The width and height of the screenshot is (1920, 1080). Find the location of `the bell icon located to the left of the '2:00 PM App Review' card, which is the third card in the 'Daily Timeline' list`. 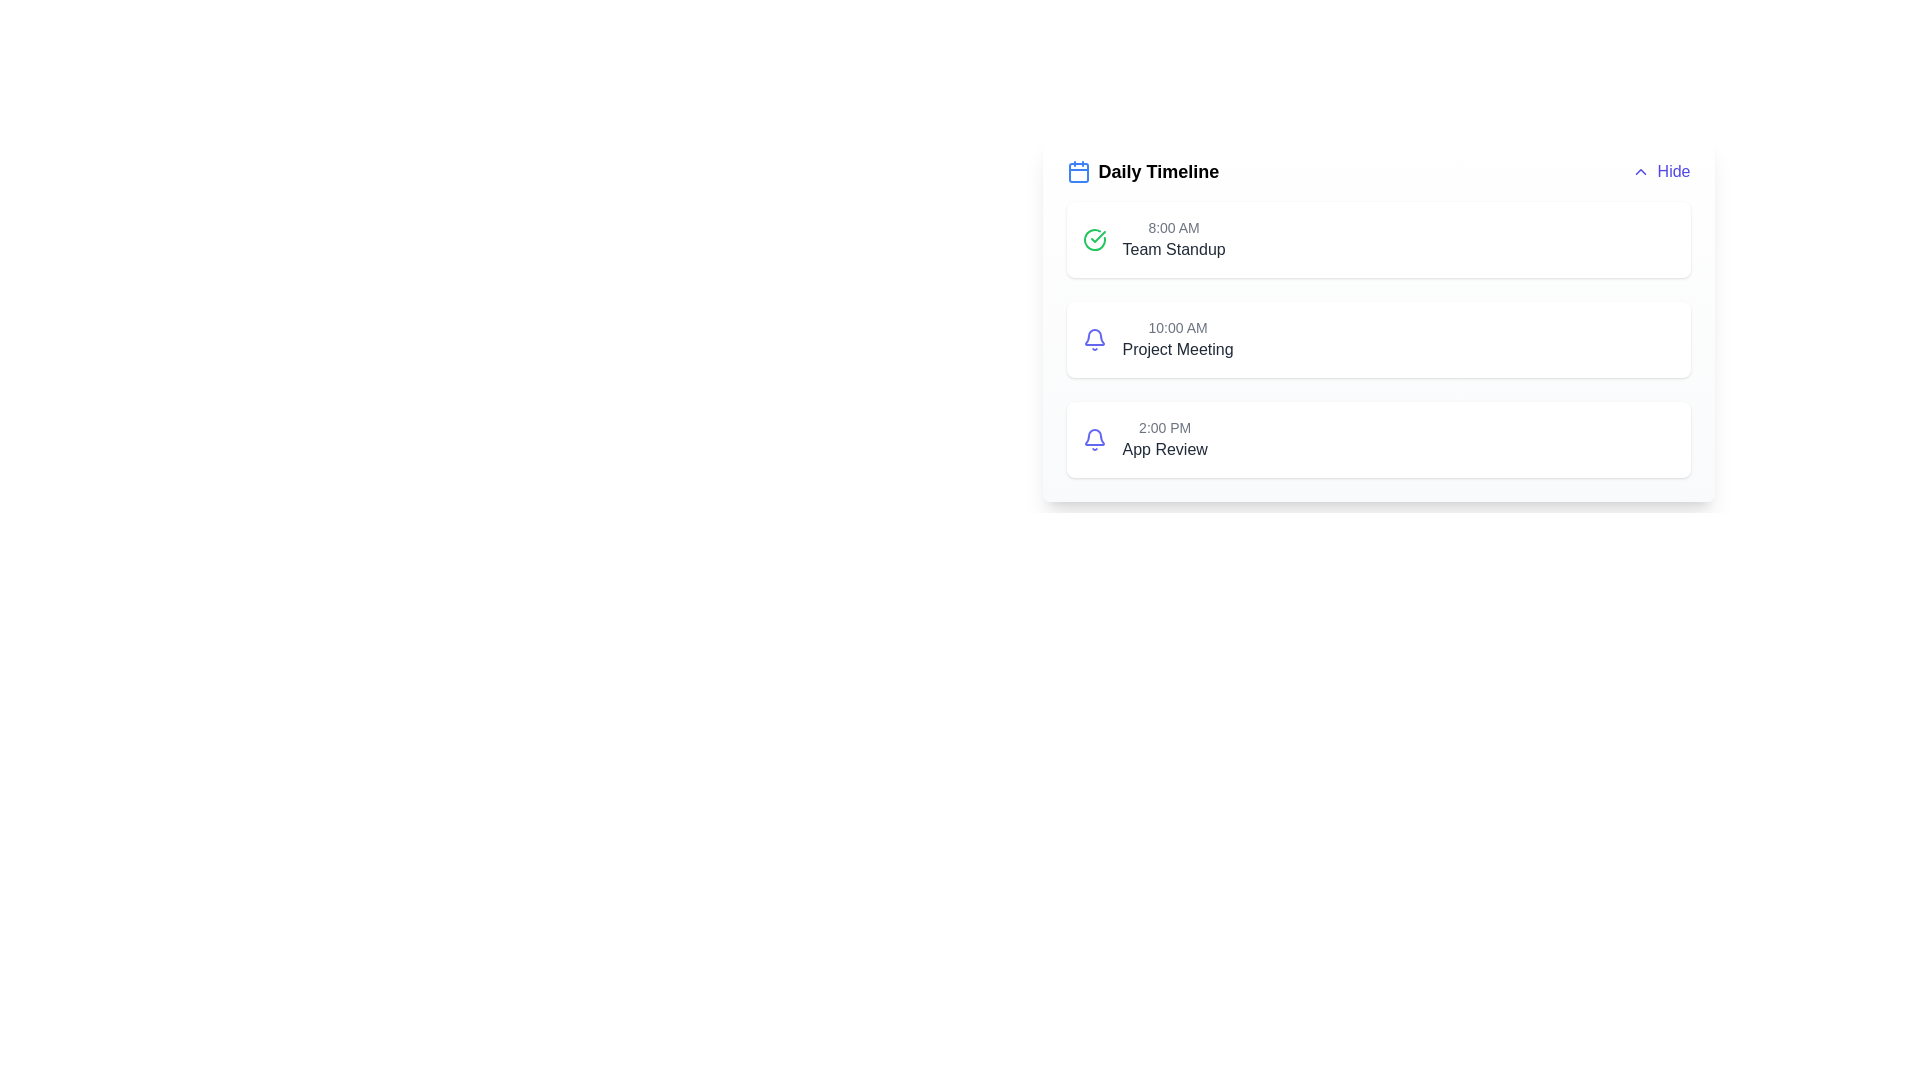

the bell icon located to the left of the '2:00 PM App Review' card, which is the third card in the 'Daily Timeline' list is located at coordinates (1093, 438).